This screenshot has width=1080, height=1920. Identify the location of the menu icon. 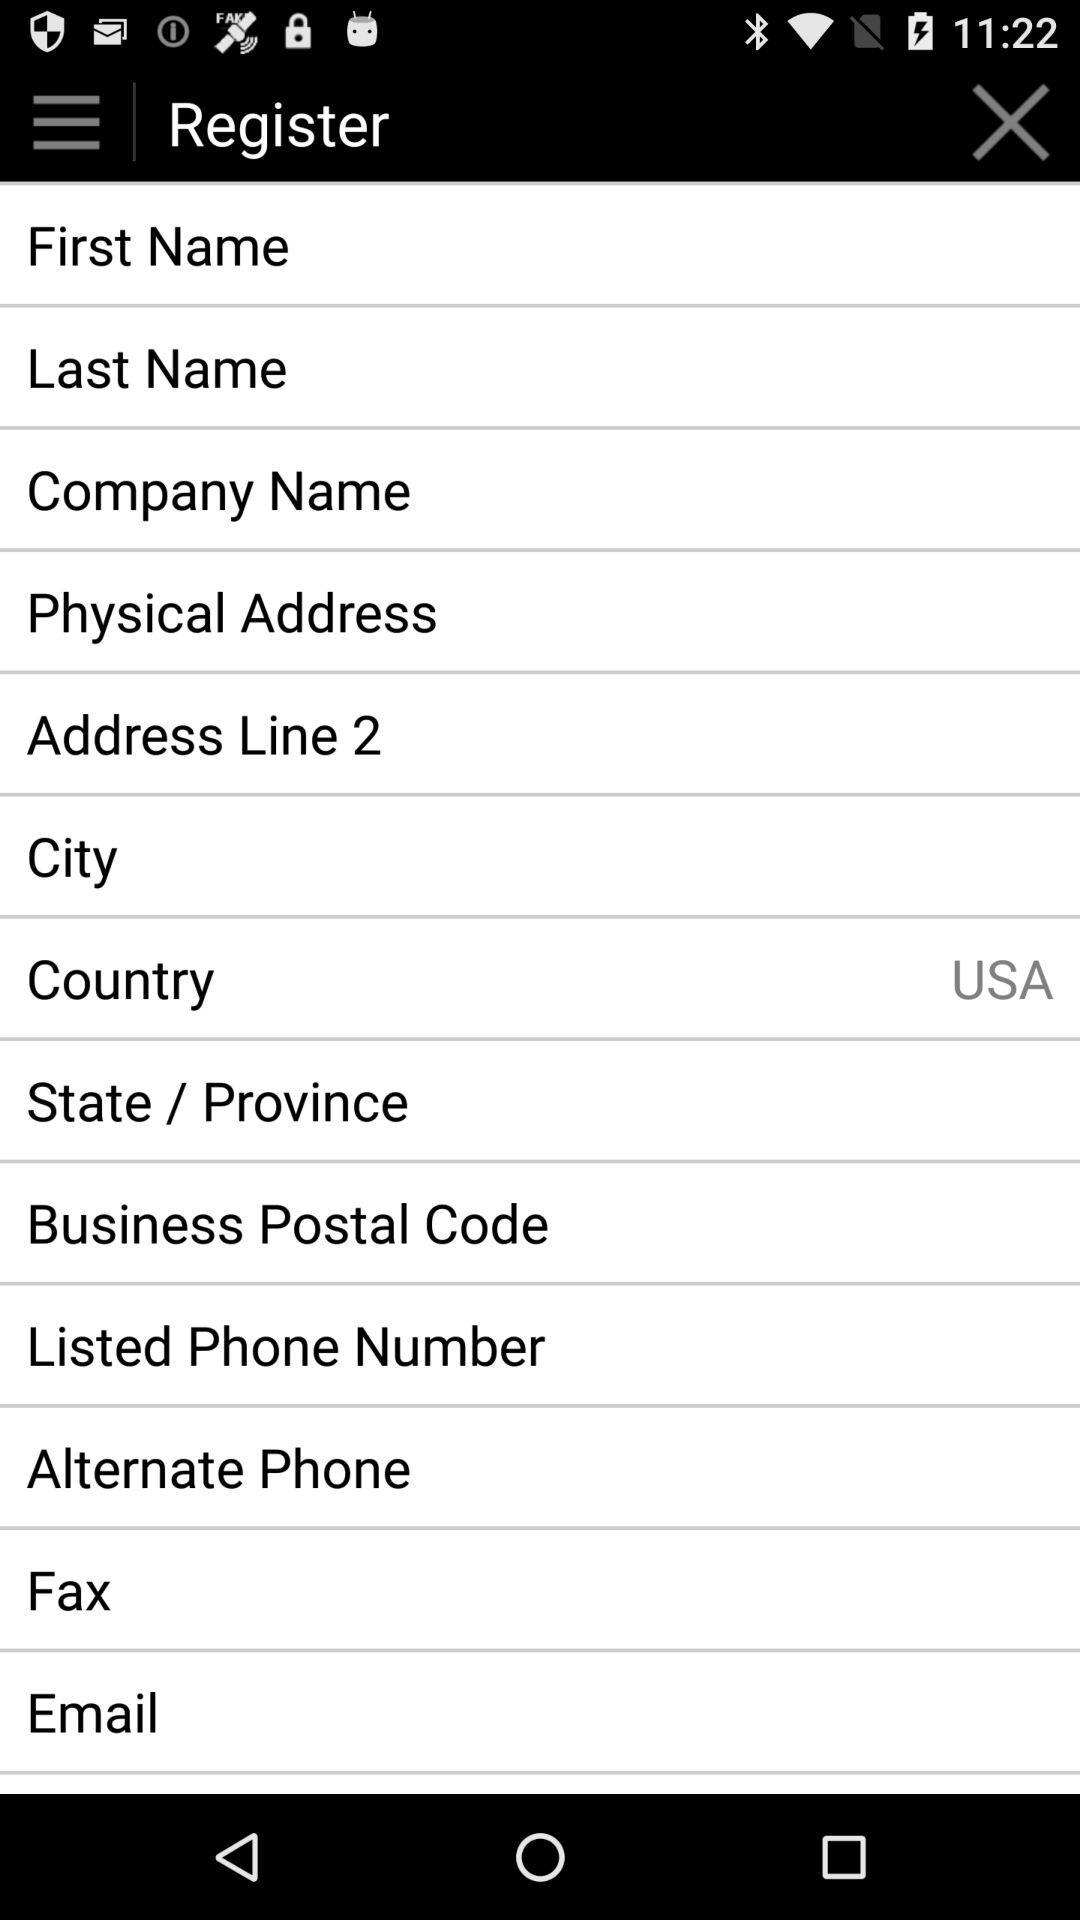
(65, 129).